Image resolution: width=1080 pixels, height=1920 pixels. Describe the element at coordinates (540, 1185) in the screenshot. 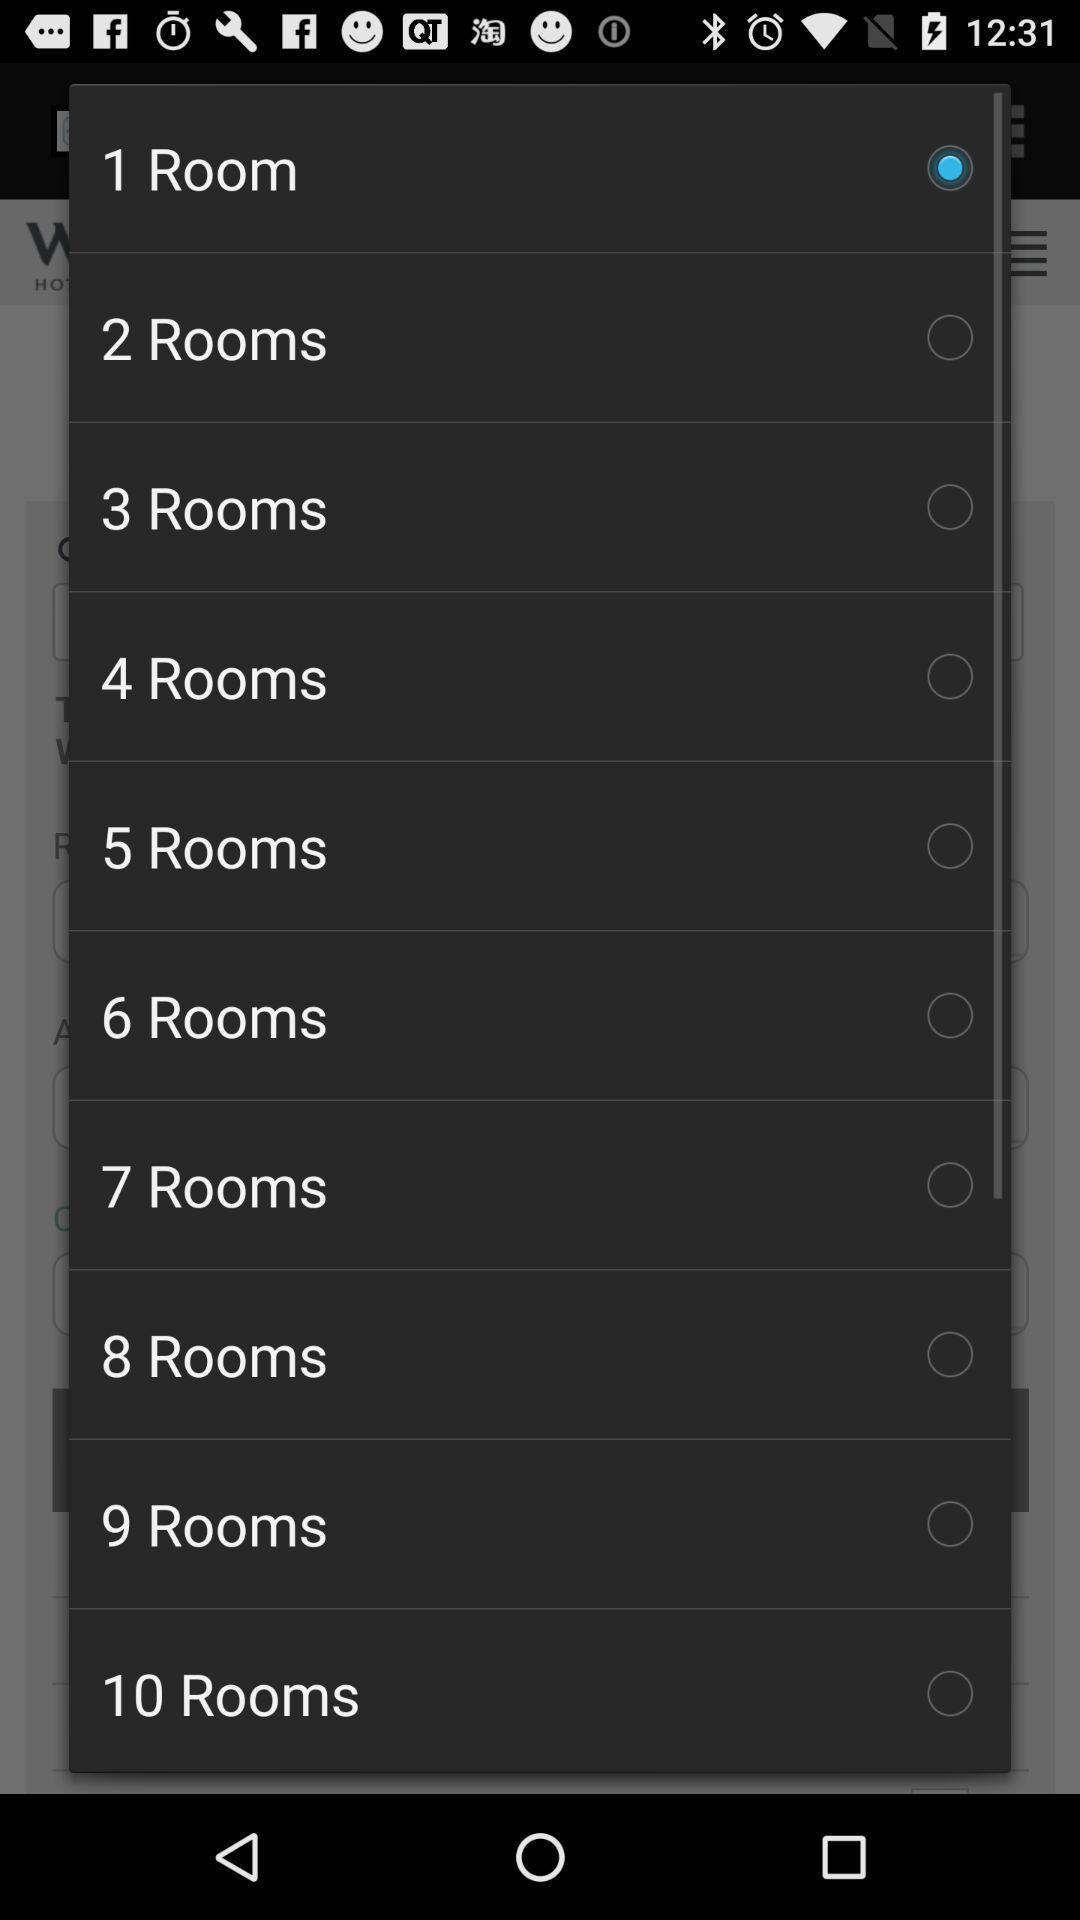

I see `the 7 rooms item` at that location.